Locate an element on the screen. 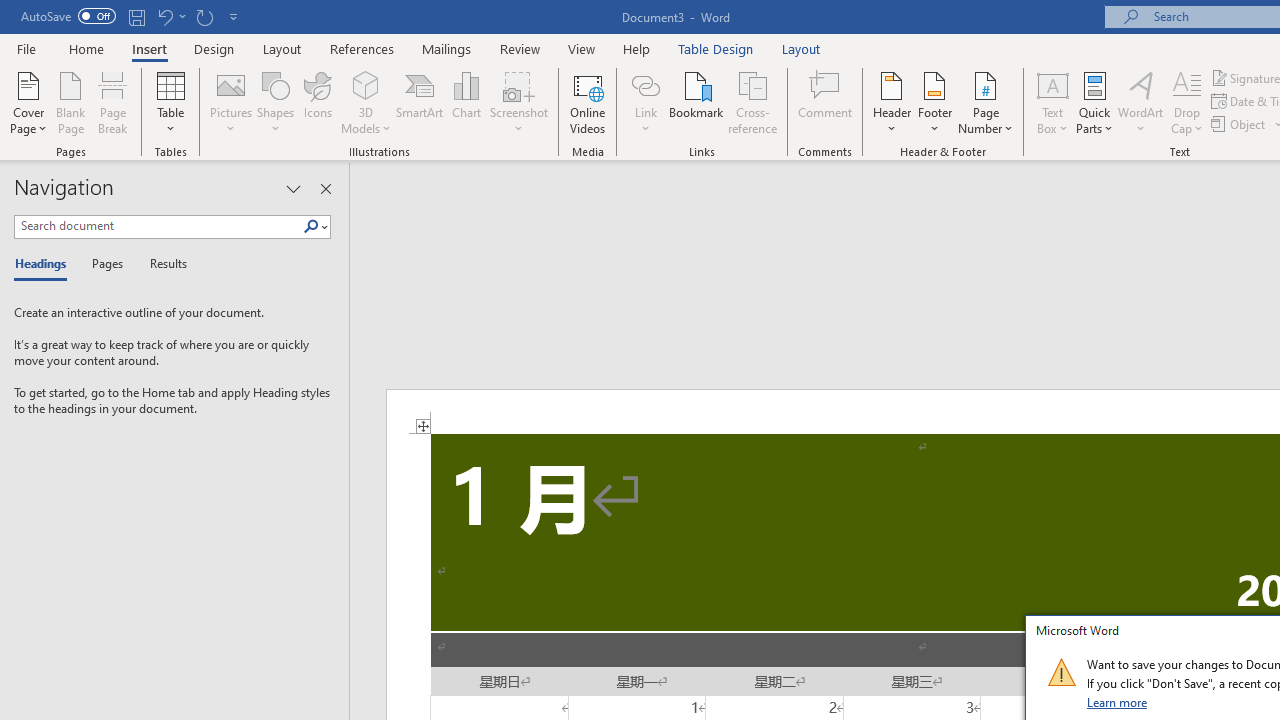 The height and width of the screenshot is (720, 1280). 'Undo Increase Indent' is located at coordinates (170, 16).